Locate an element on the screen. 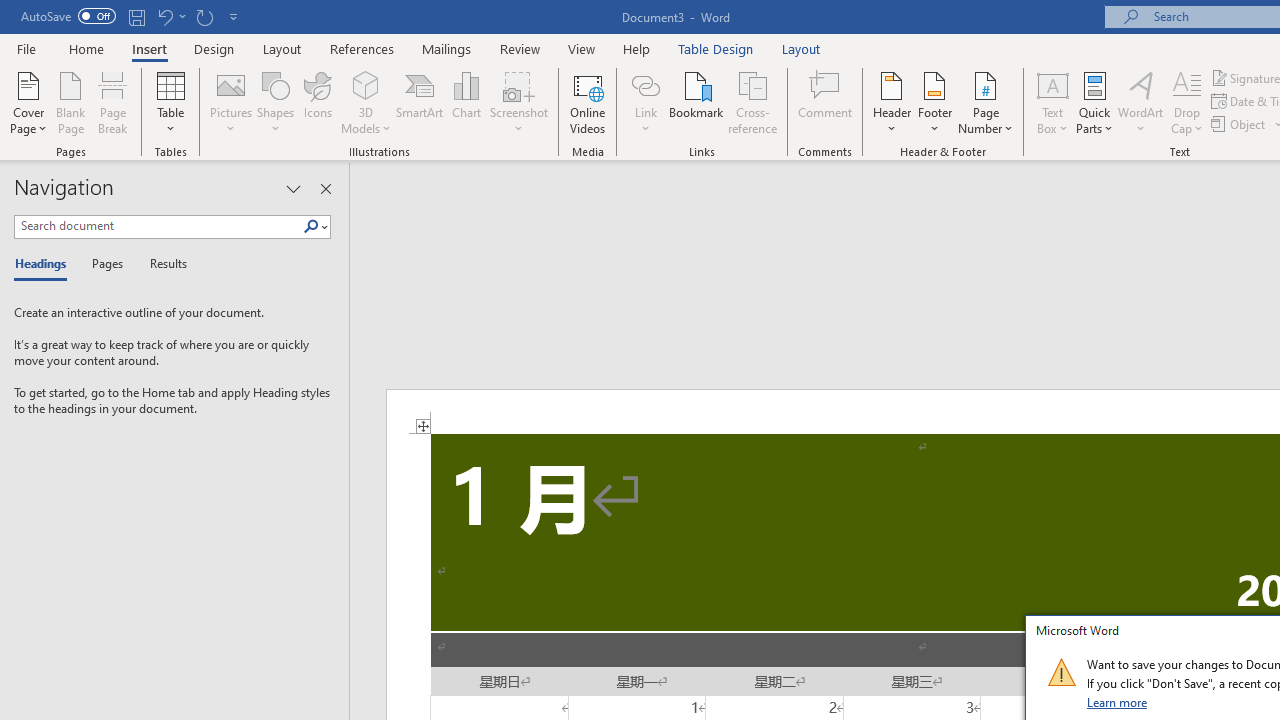 The height and width of the screenshot is (720, 1280). 'Undo Increase Indent' is located at coordinates (170, 16).